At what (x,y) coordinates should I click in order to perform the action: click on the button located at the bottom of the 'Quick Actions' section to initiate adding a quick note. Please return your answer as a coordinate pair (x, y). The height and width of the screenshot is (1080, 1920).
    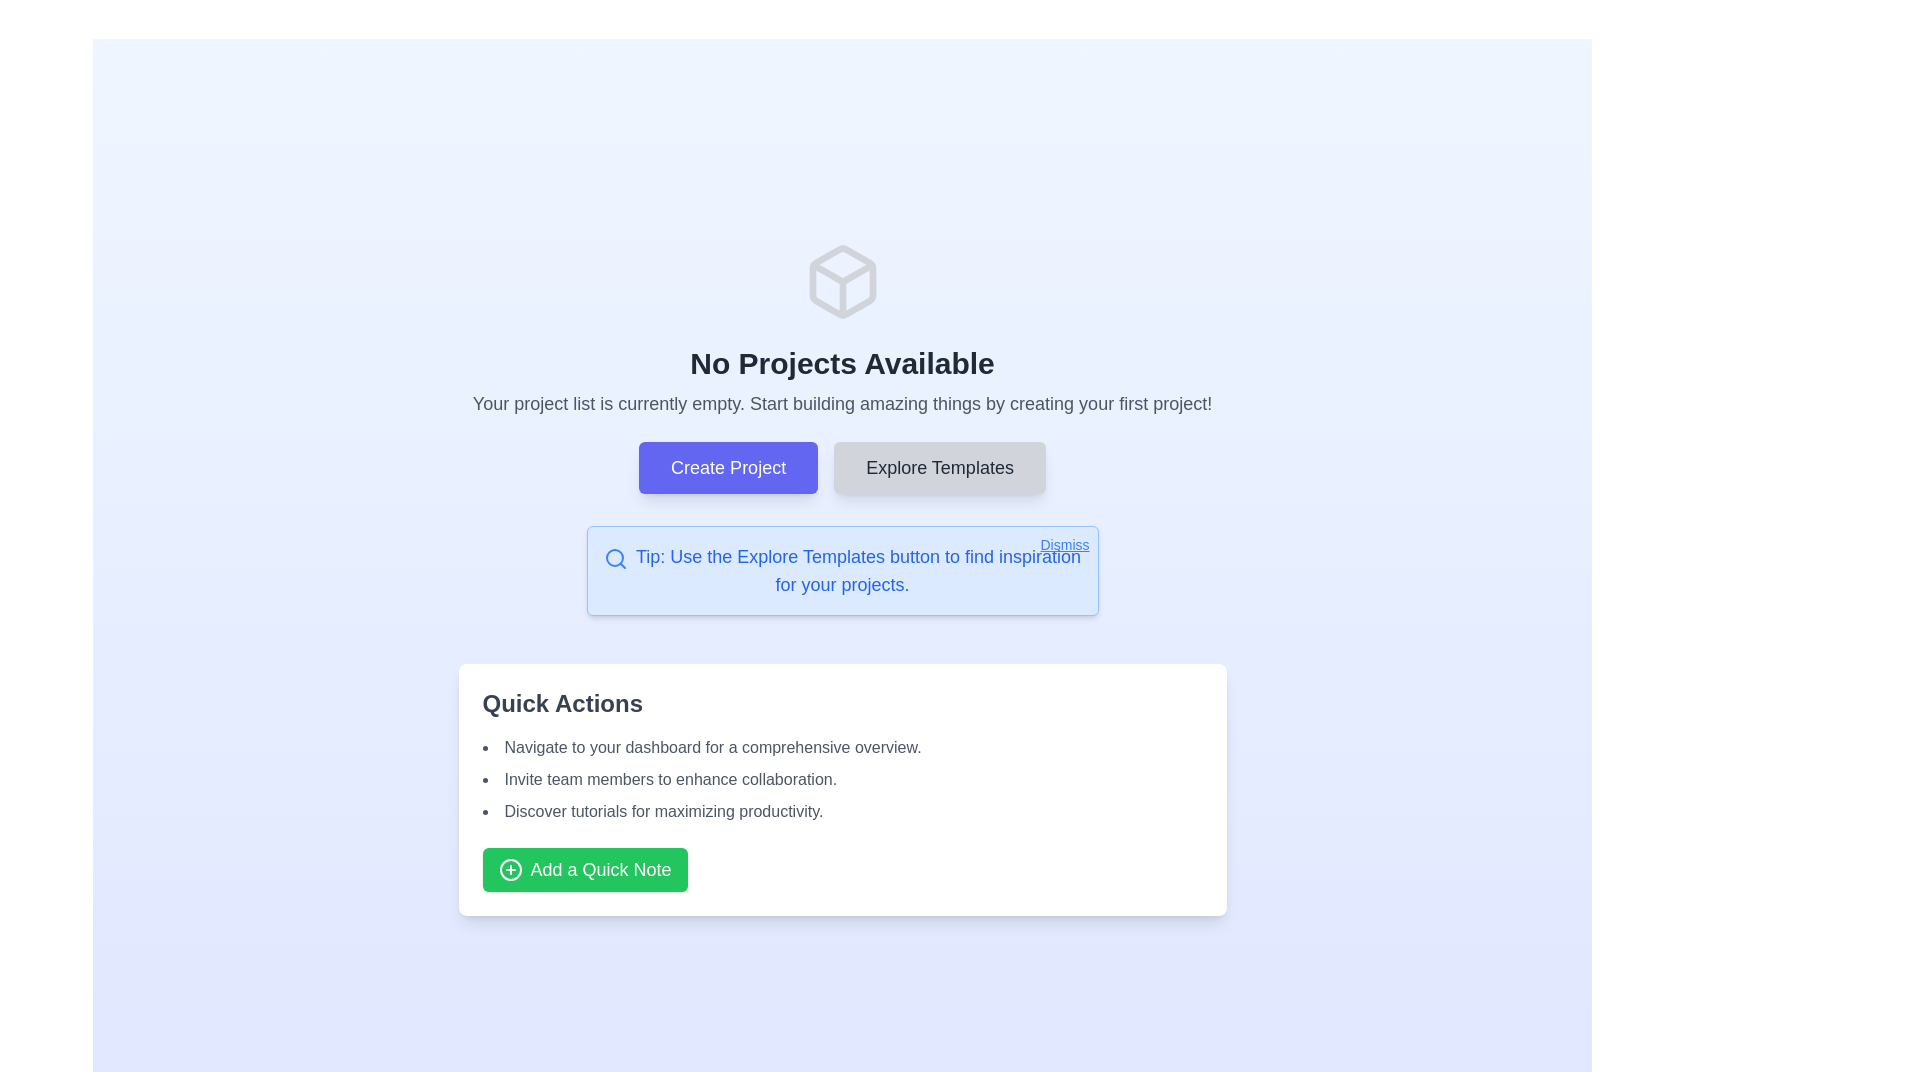
    Looking at the image, I should click on (584, 869).